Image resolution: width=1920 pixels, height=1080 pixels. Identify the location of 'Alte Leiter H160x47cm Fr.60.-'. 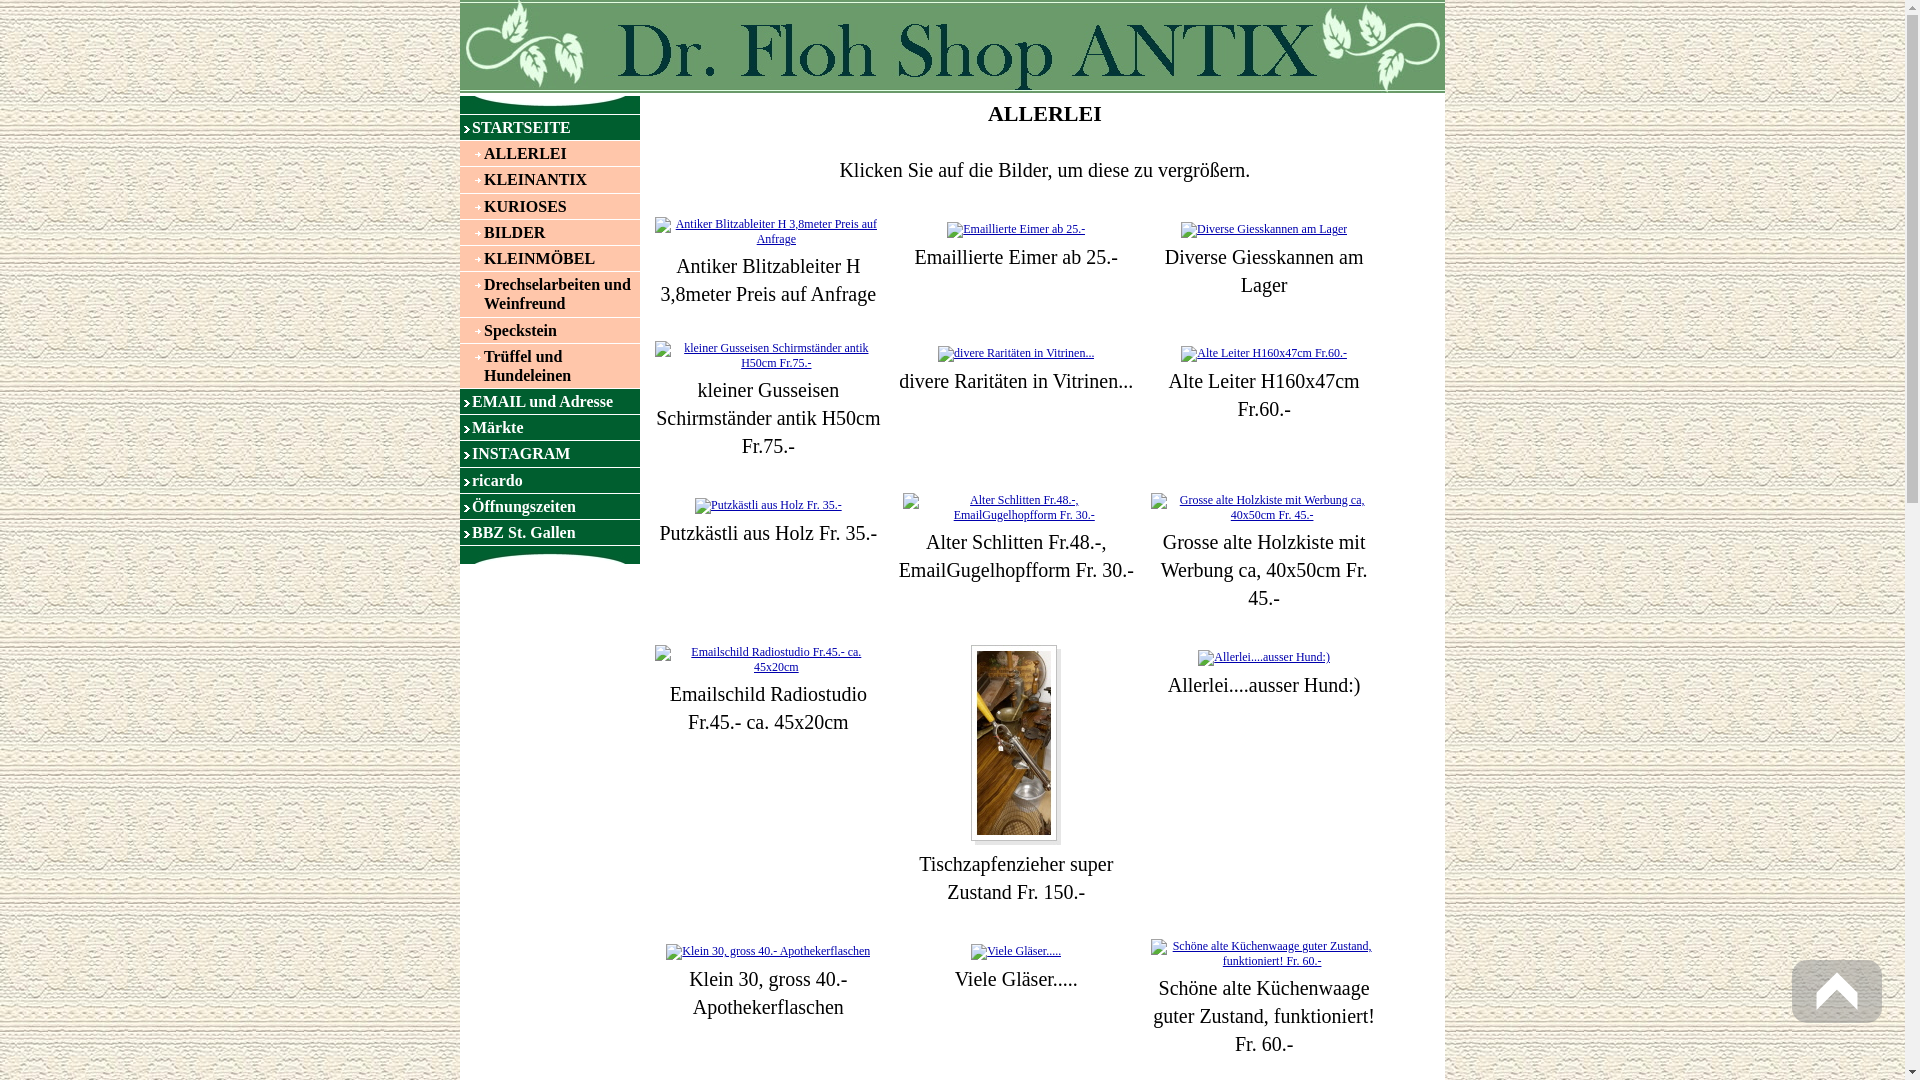
(1262, 352).